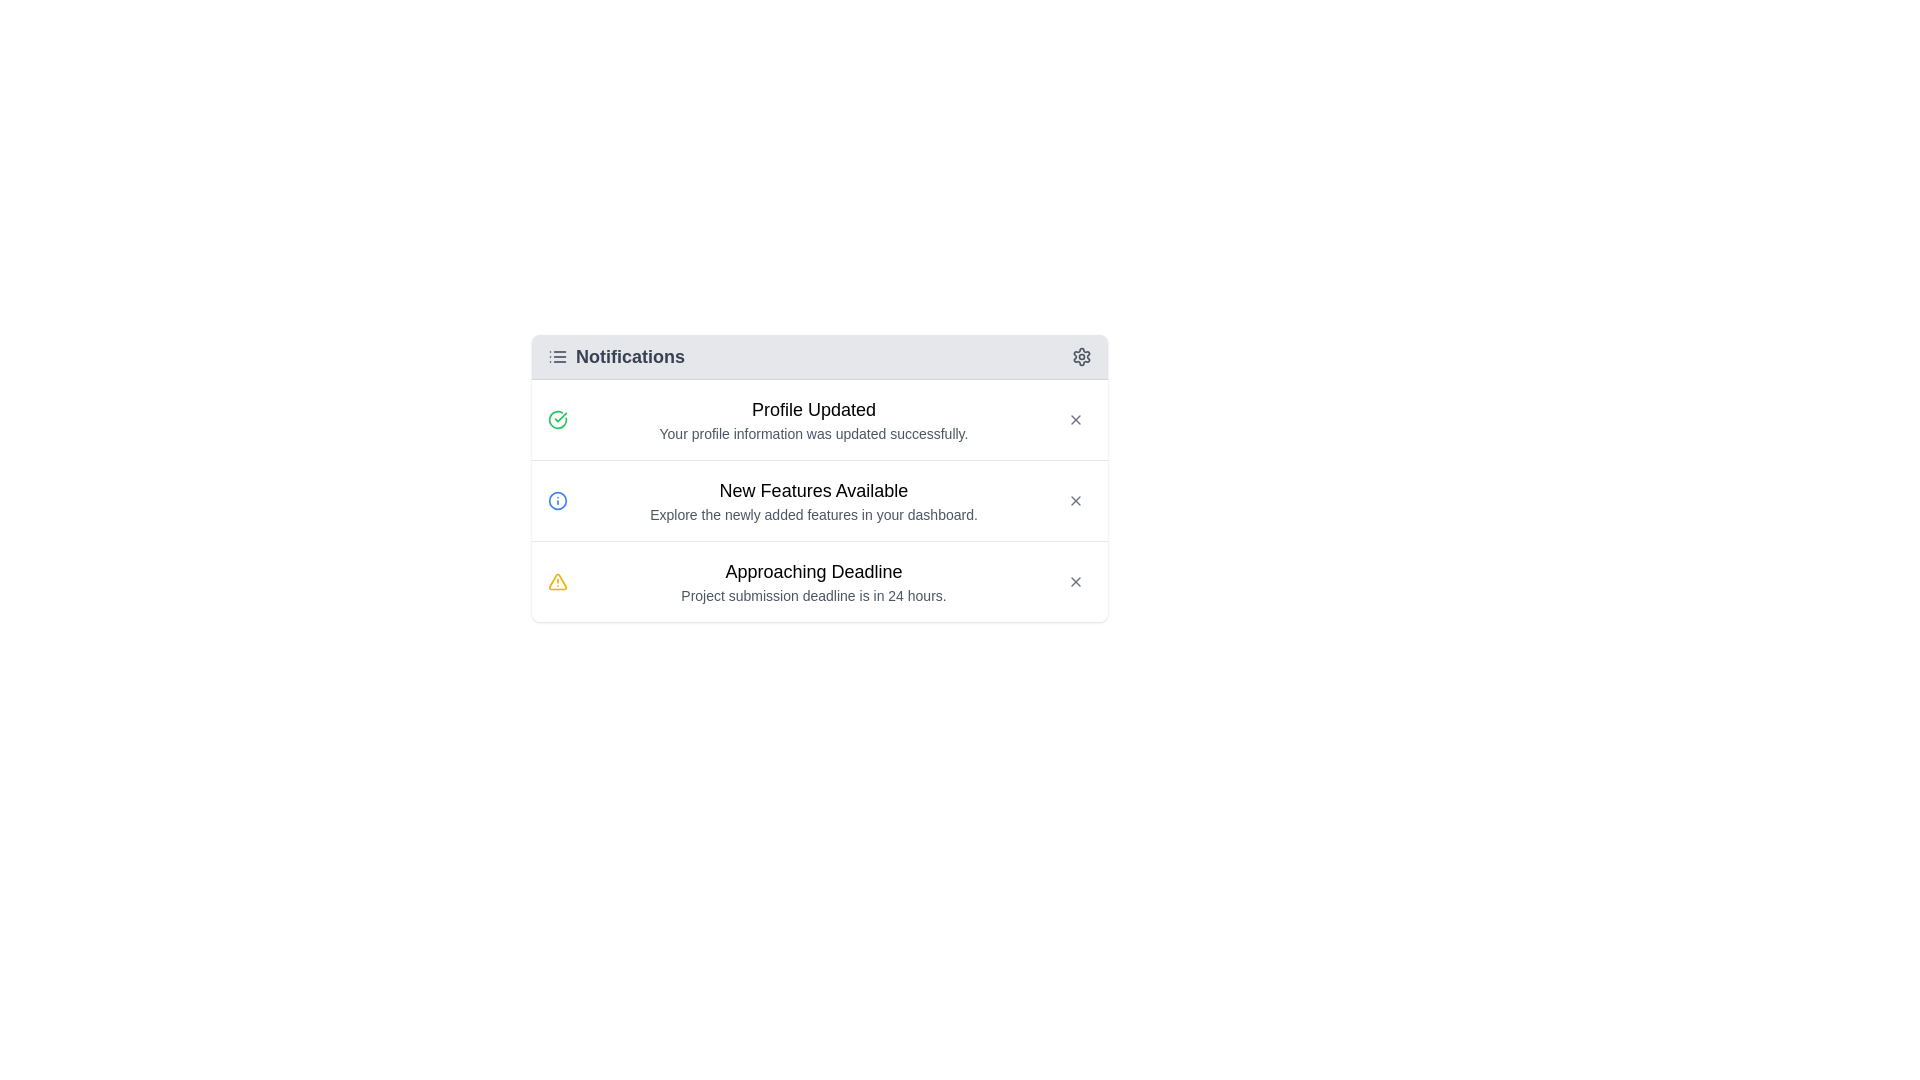 This screenshot has height=1080, width=1920. I want to click on confirmation message displayed in the text label indicating that the profile information update was successful, located centrally below the 'Profile Updated' heading, so click(814, 433).